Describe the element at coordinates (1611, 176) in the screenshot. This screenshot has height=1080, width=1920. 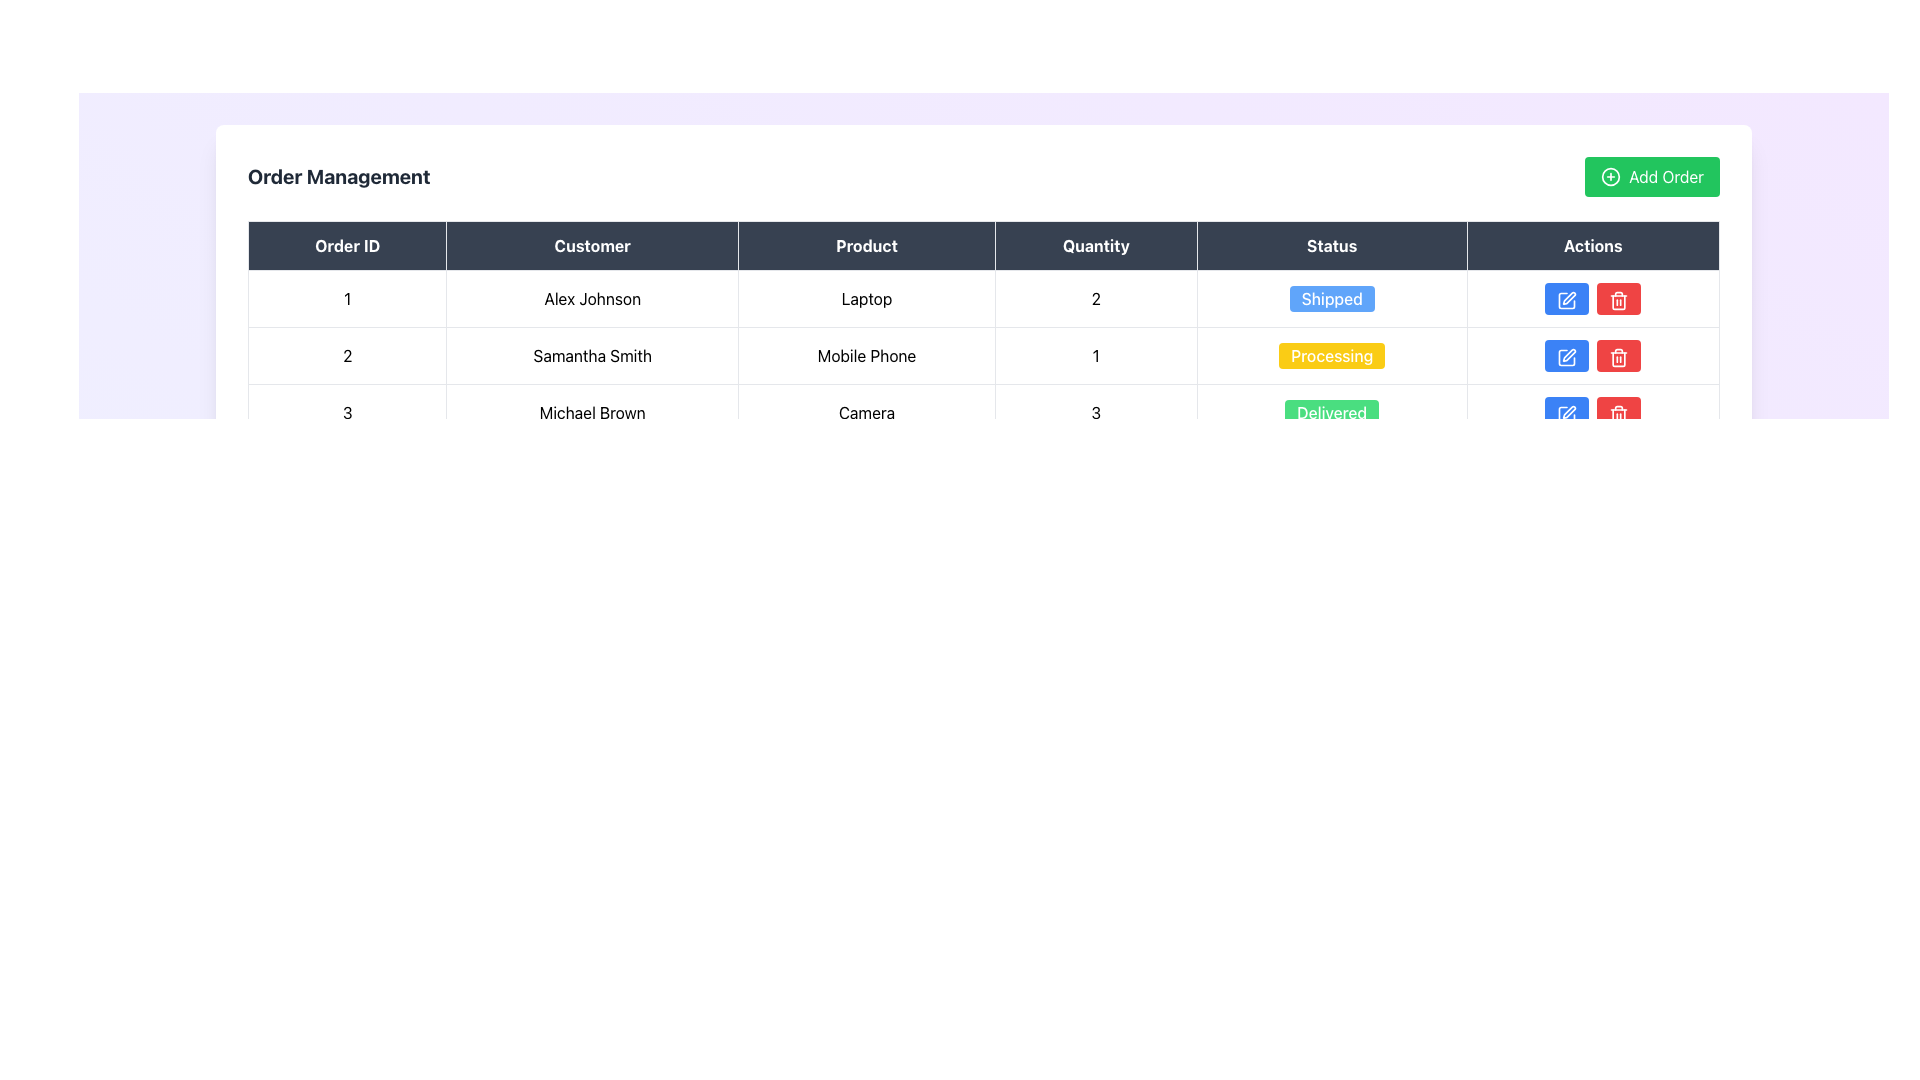
I see `the SVG circle graphical element of the 'Add Order' button` at that location.